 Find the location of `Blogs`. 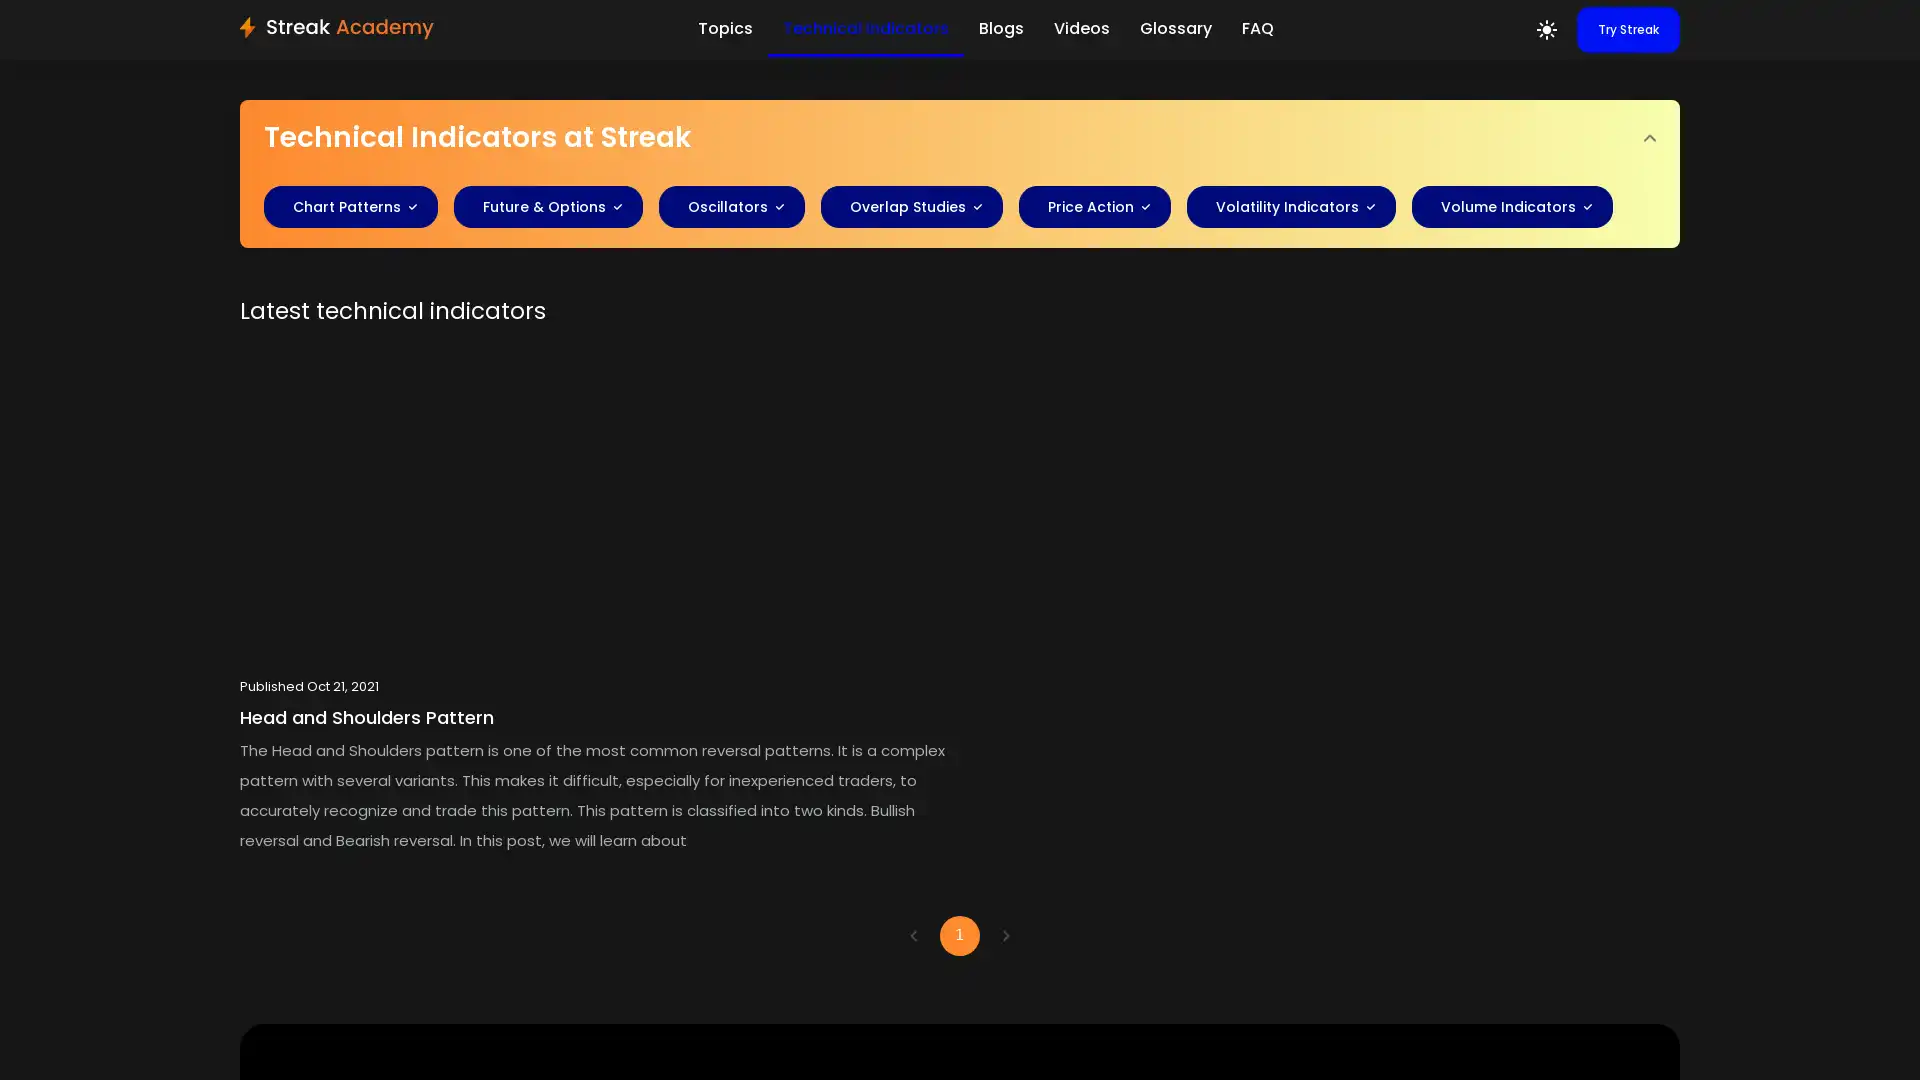

Blogs is located at coordinates (1000, 27).